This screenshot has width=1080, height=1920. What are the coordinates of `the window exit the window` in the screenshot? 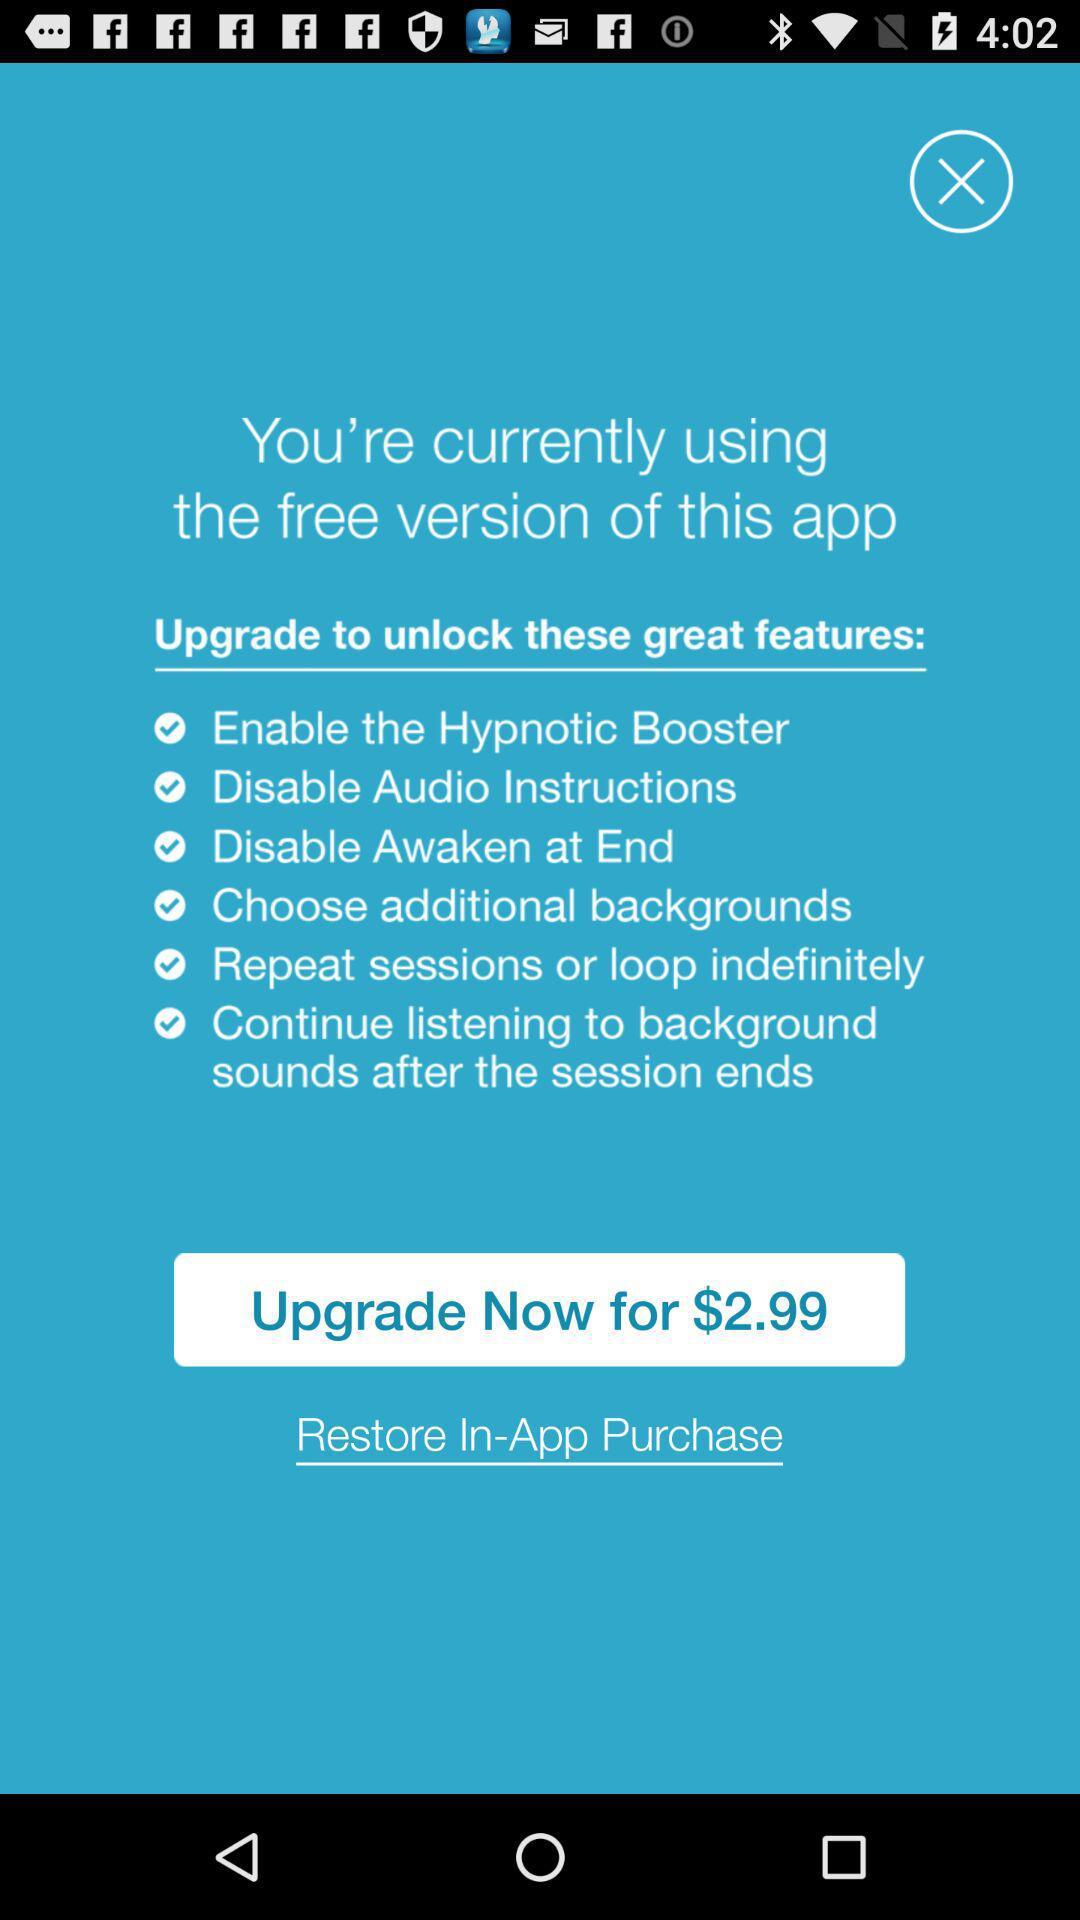 It's located at (960, 181).